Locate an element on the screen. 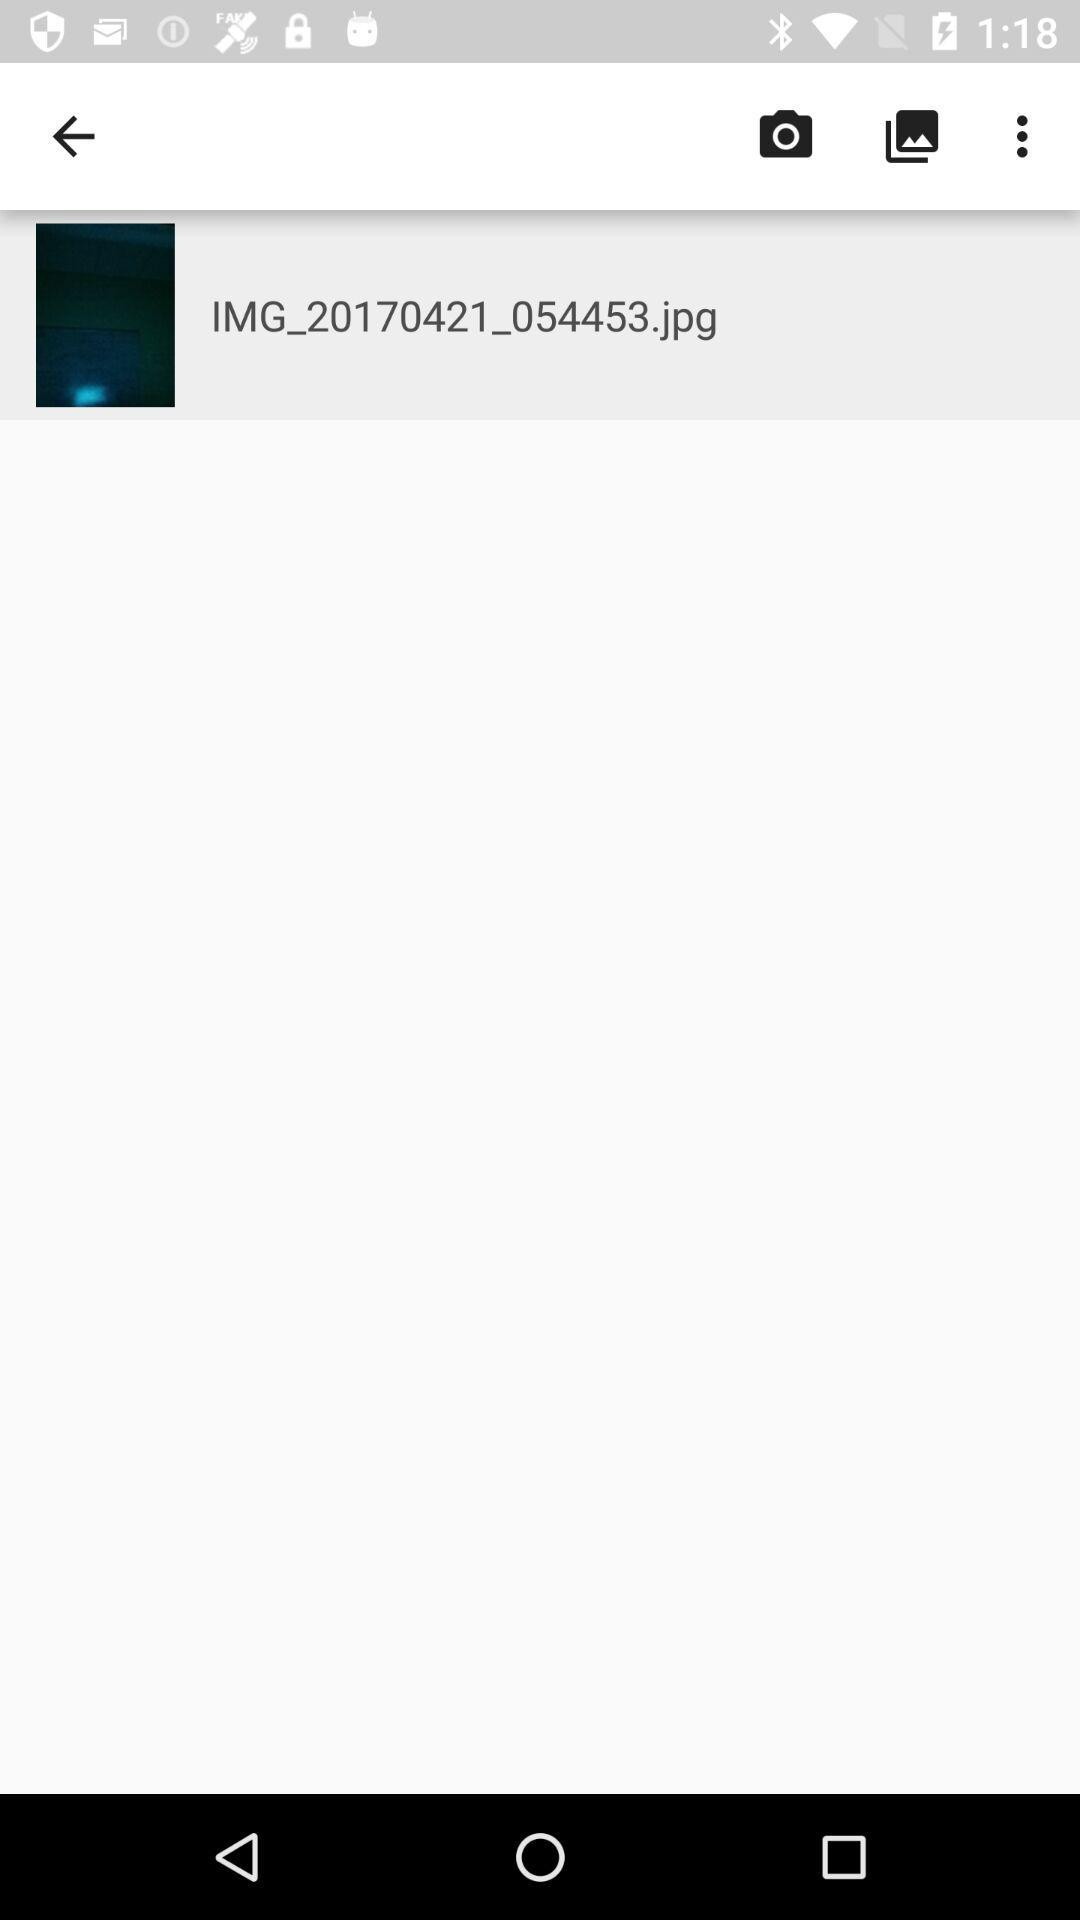  item to the left of img_20170421_054453.jpg is located at coordinates (72, 135).